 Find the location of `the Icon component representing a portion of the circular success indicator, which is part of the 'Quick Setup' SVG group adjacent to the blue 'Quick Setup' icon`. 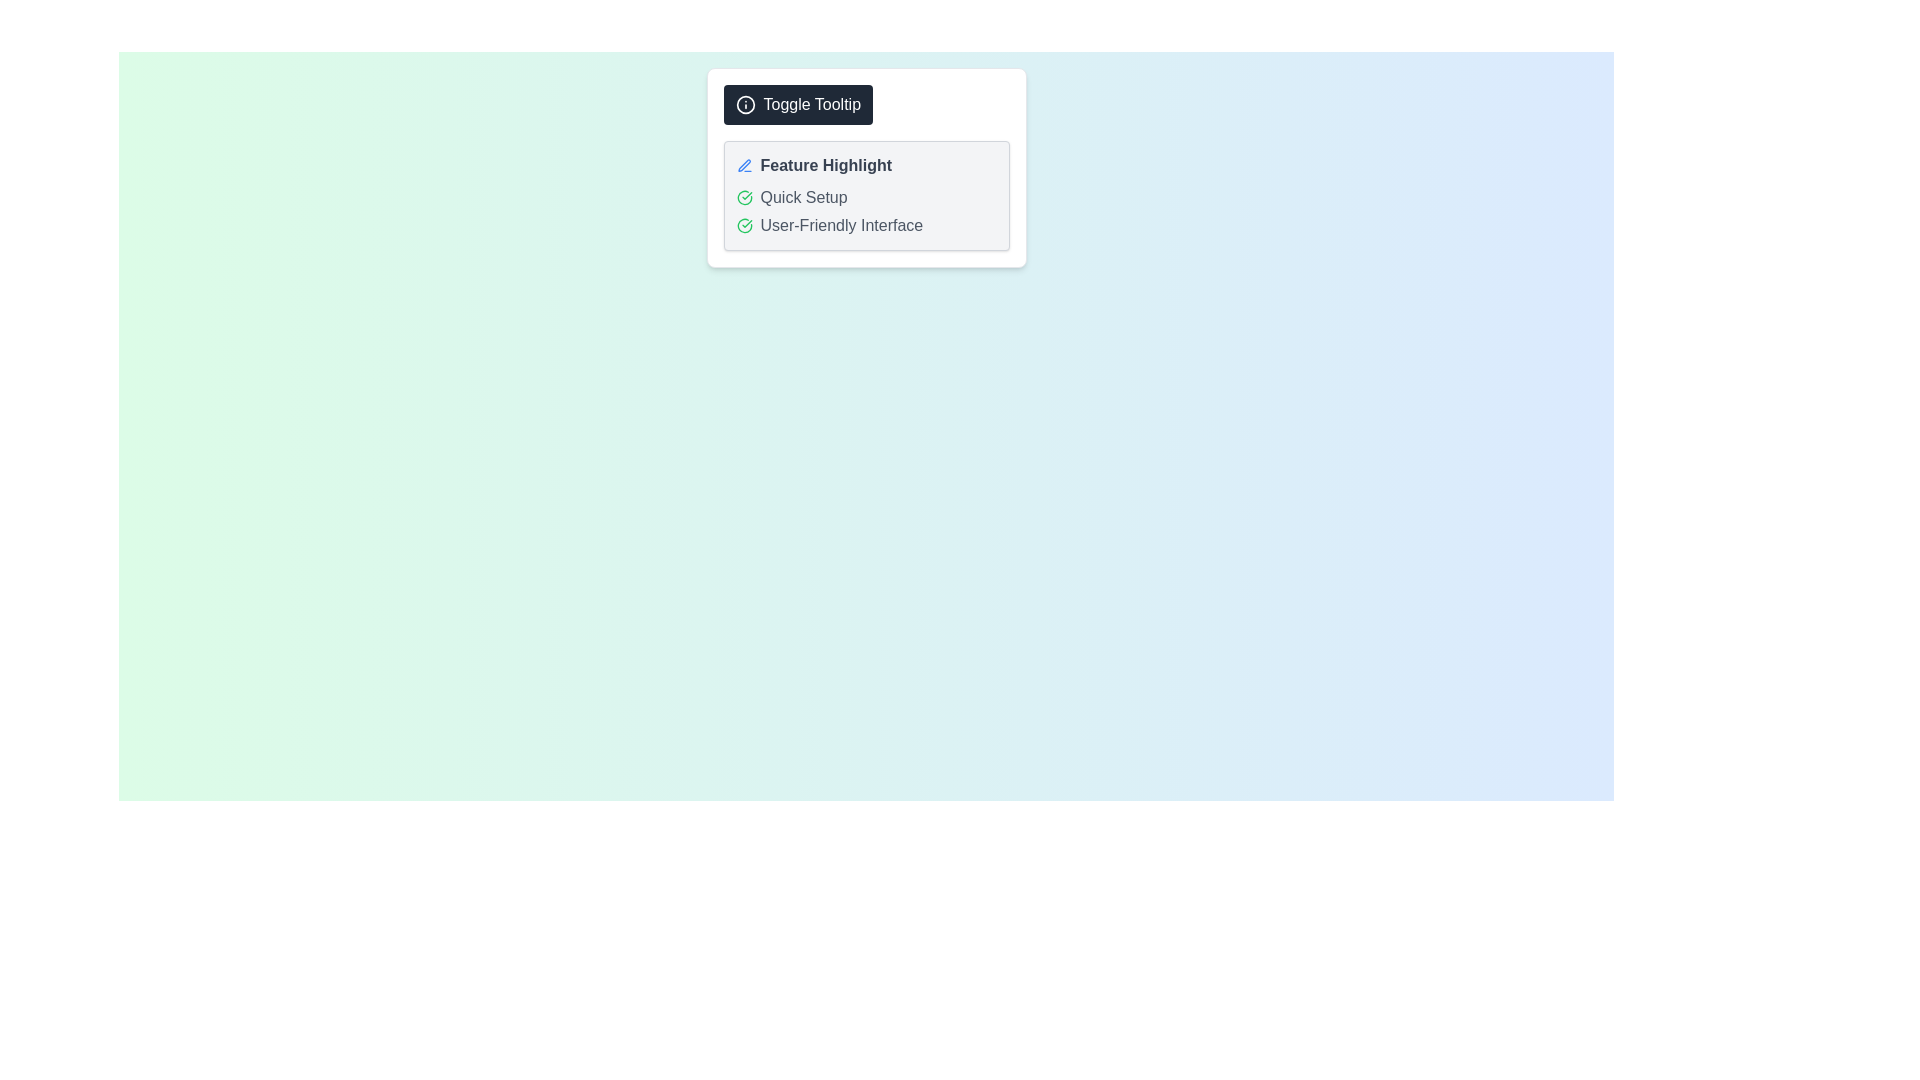

the Icon component representing a portion of the circular success indicator, which is part of the 'Quick Setup' SVG group adjacent to the blue 'Quick Setup' icon is located at coordinates (743, 225).